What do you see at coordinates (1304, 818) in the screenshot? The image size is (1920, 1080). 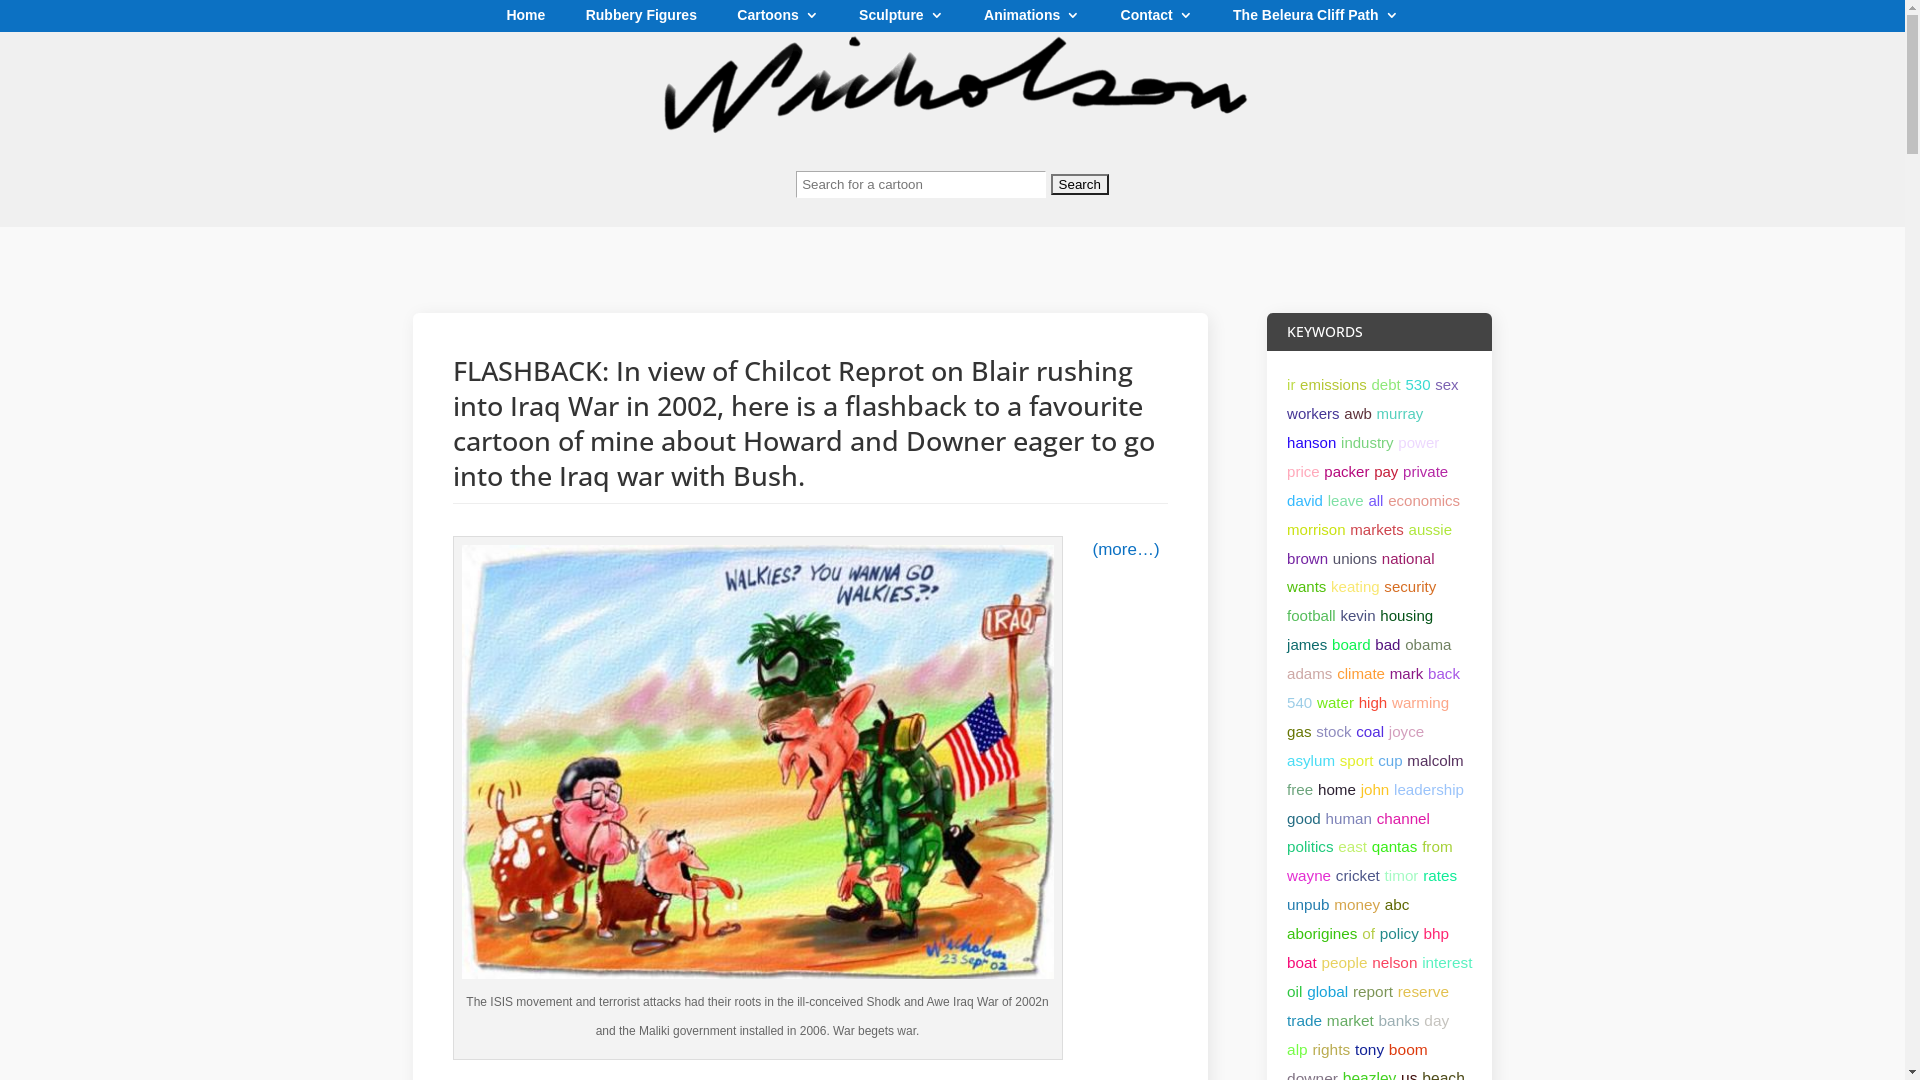 I see `'good'` at bounding box center [1304, 818].